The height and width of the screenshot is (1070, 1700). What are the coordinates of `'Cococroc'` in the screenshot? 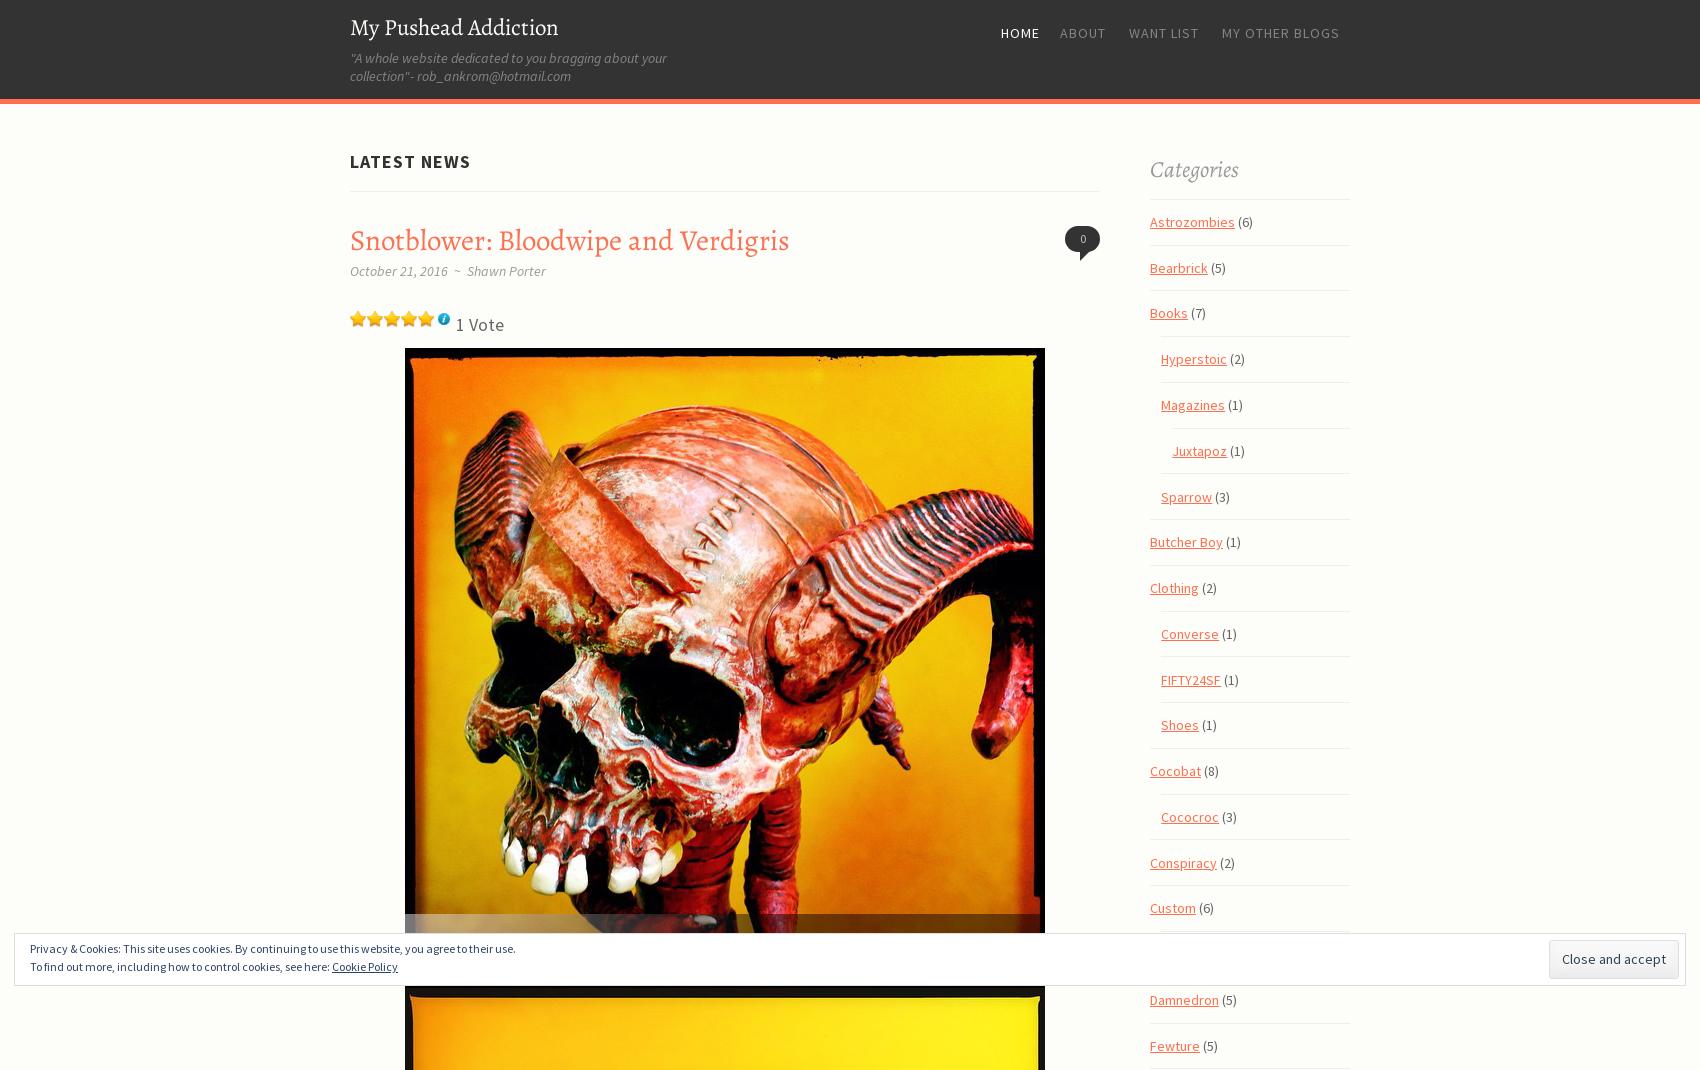 It's located at (1189, 815).